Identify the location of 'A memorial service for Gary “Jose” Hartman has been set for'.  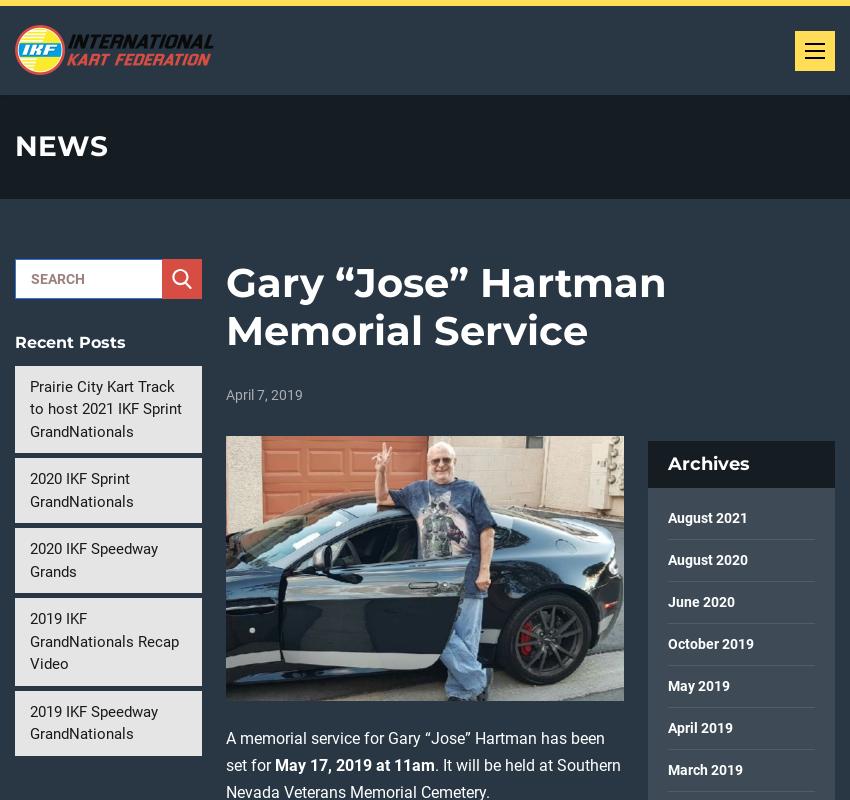
(415, 750).